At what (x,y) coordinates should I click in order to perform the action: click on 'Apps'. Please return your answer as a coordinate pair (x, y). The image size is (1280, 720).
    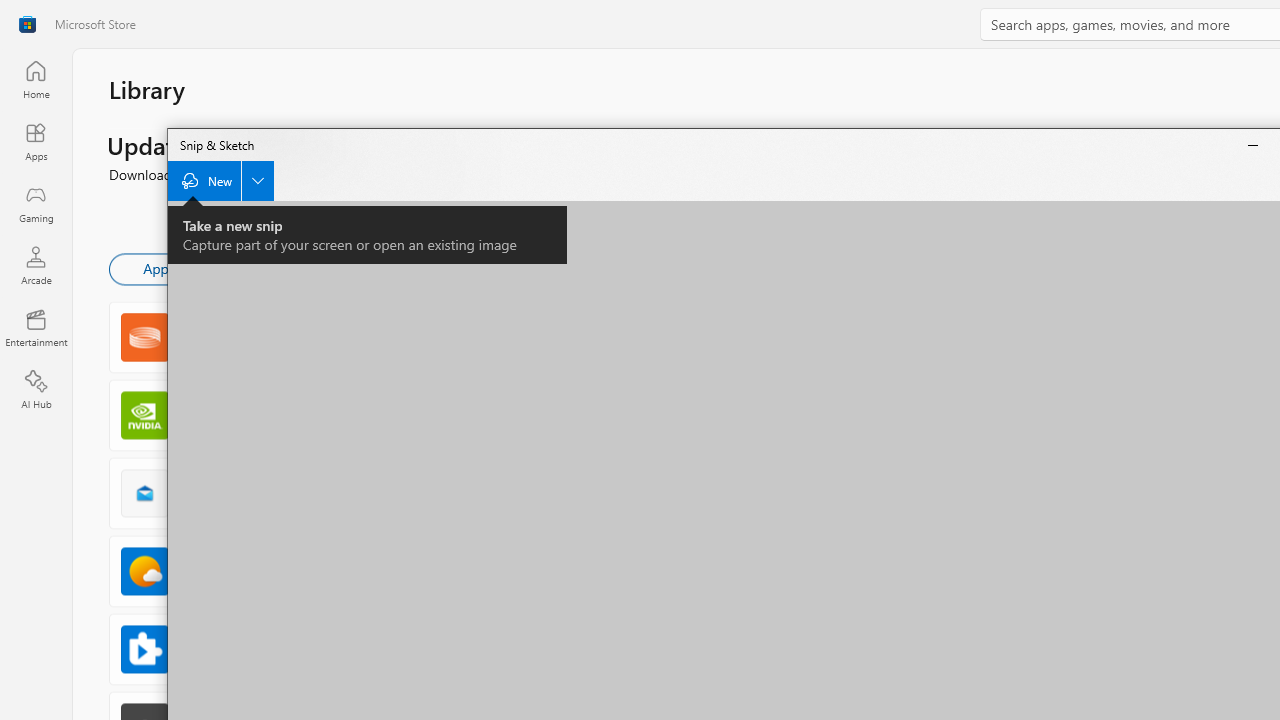
    Looking at the image, I should click on (35, 140).